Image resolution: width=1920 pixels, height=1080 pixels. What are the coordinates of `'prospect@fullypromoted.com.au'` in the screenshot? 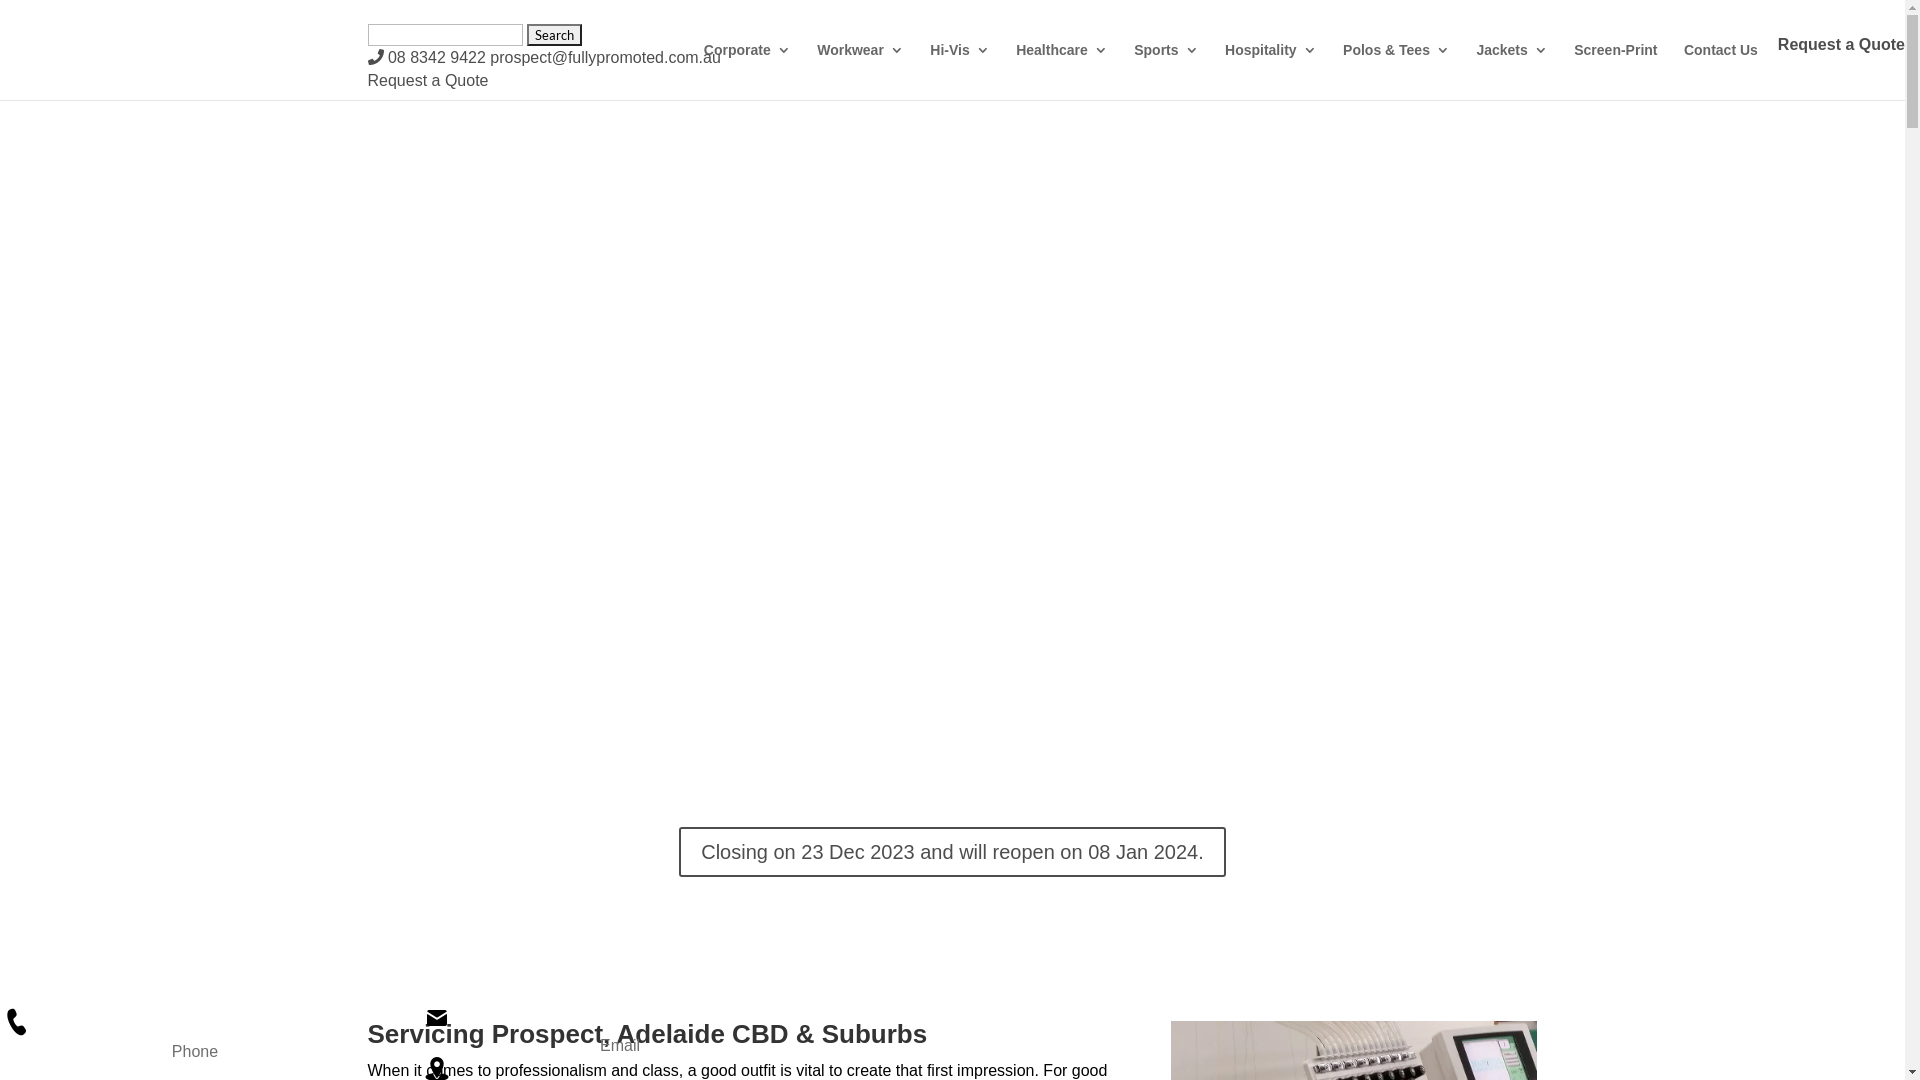 It's located at (604, 56).